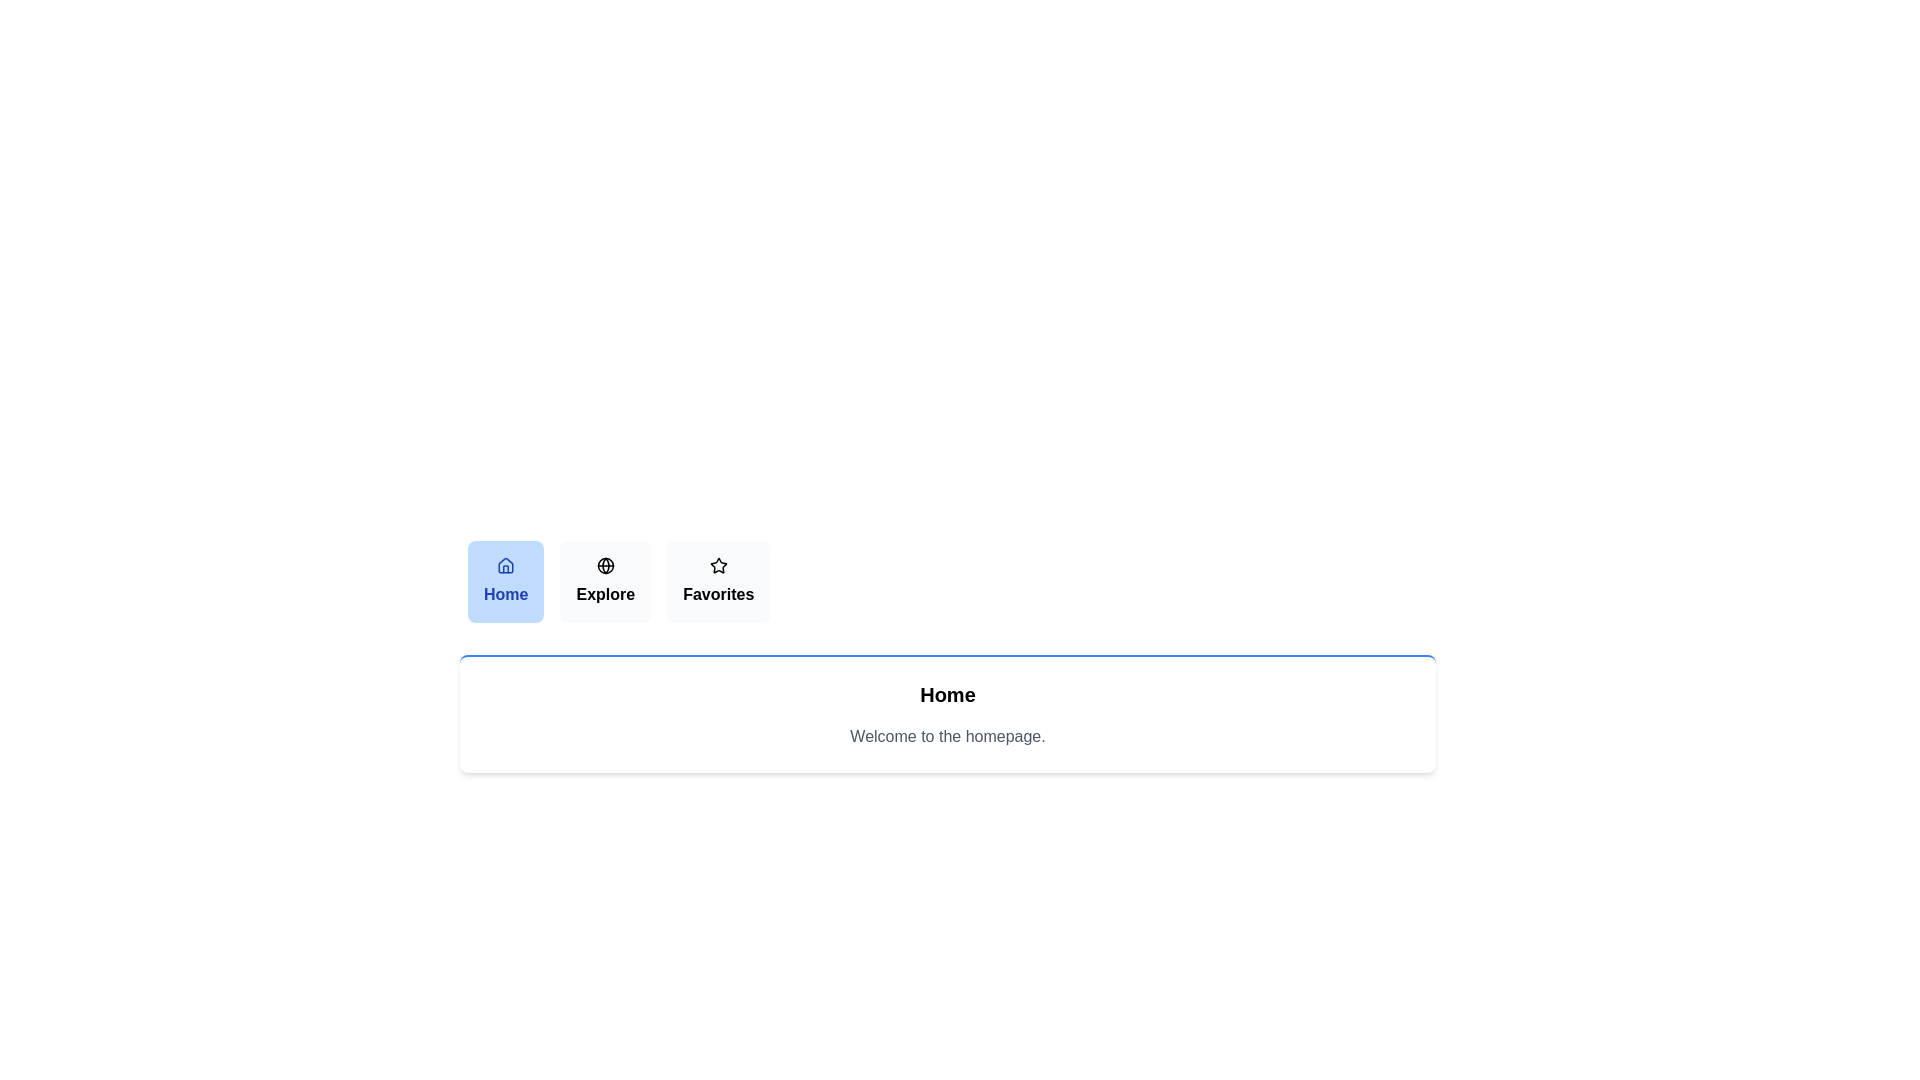  Describe the element at coordinates (719, 582) in the screenshot. I see `the tab labeled Favorites to observe its visual feedback` at that location.